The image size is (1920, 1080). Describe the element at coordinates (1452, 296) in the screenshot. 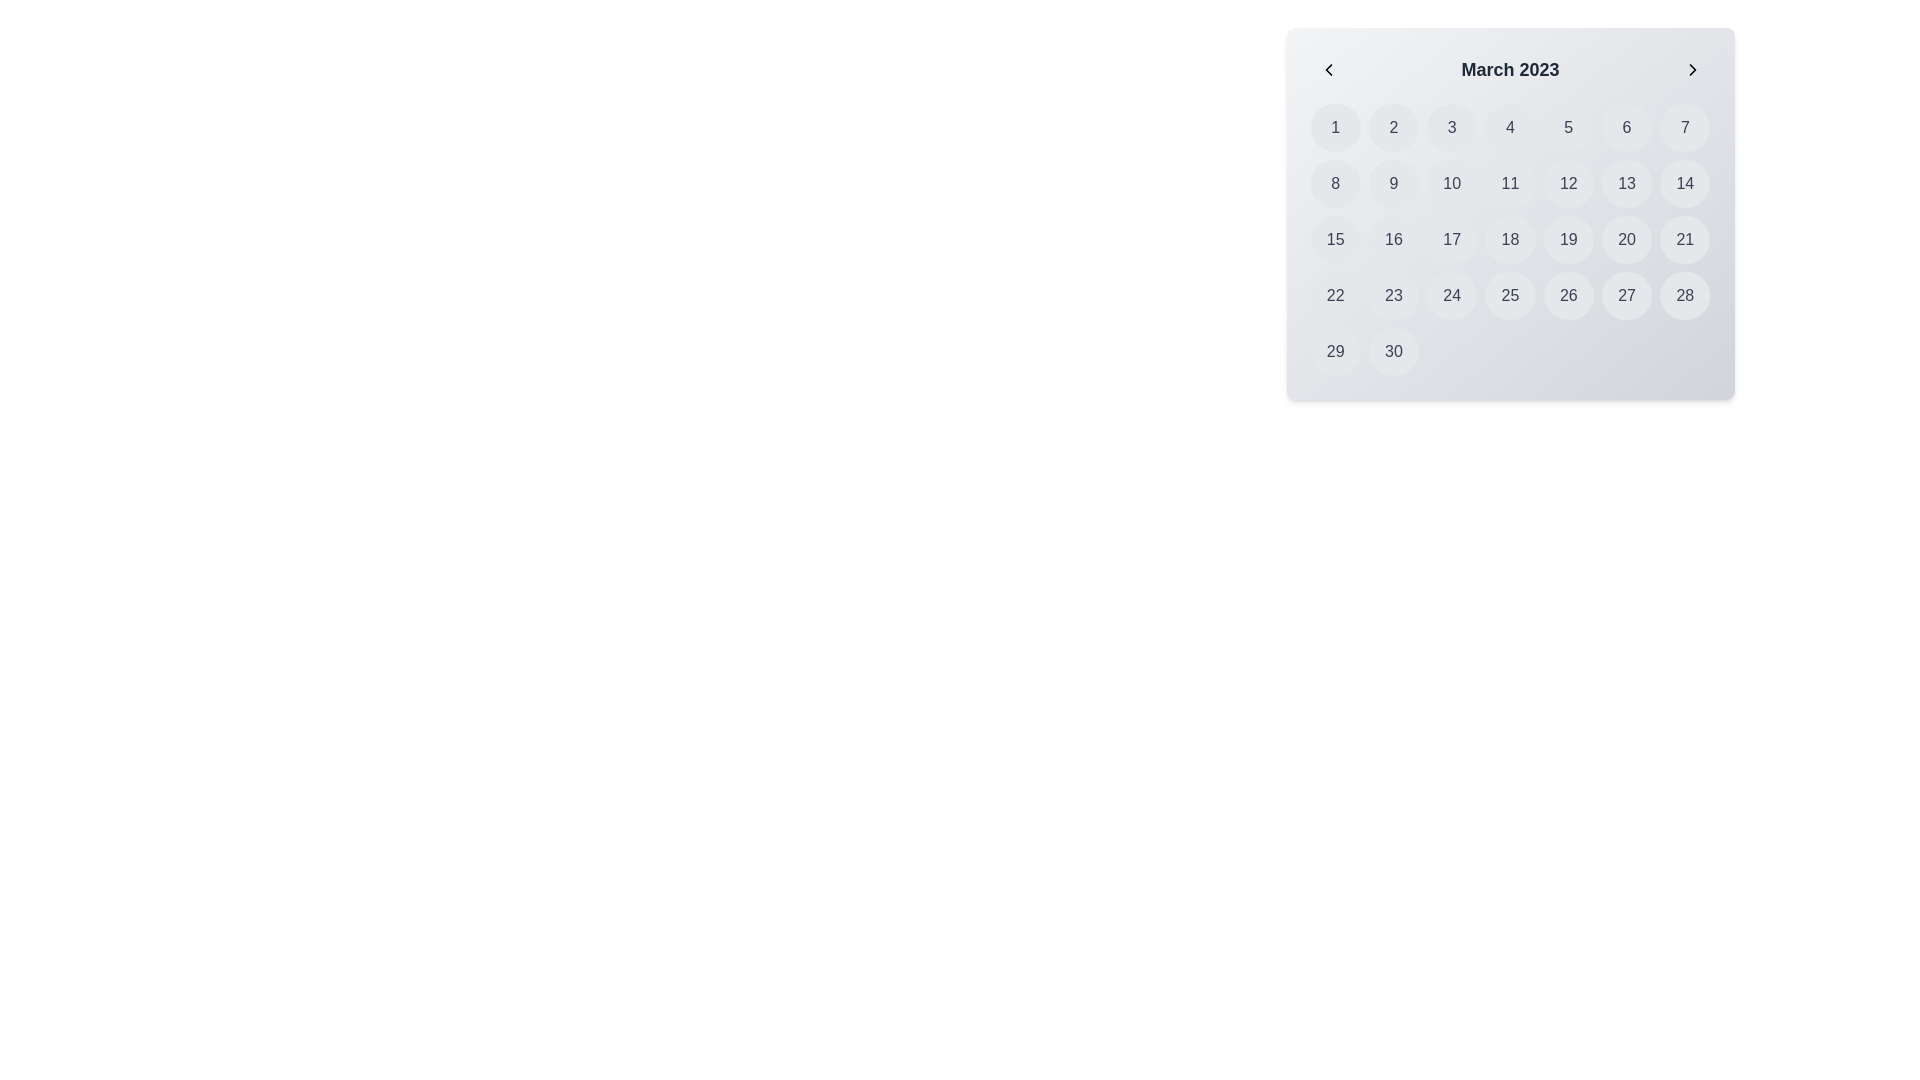

I see `the circular button displaying the number '24' in the lower half of the calendar grid` at that location.